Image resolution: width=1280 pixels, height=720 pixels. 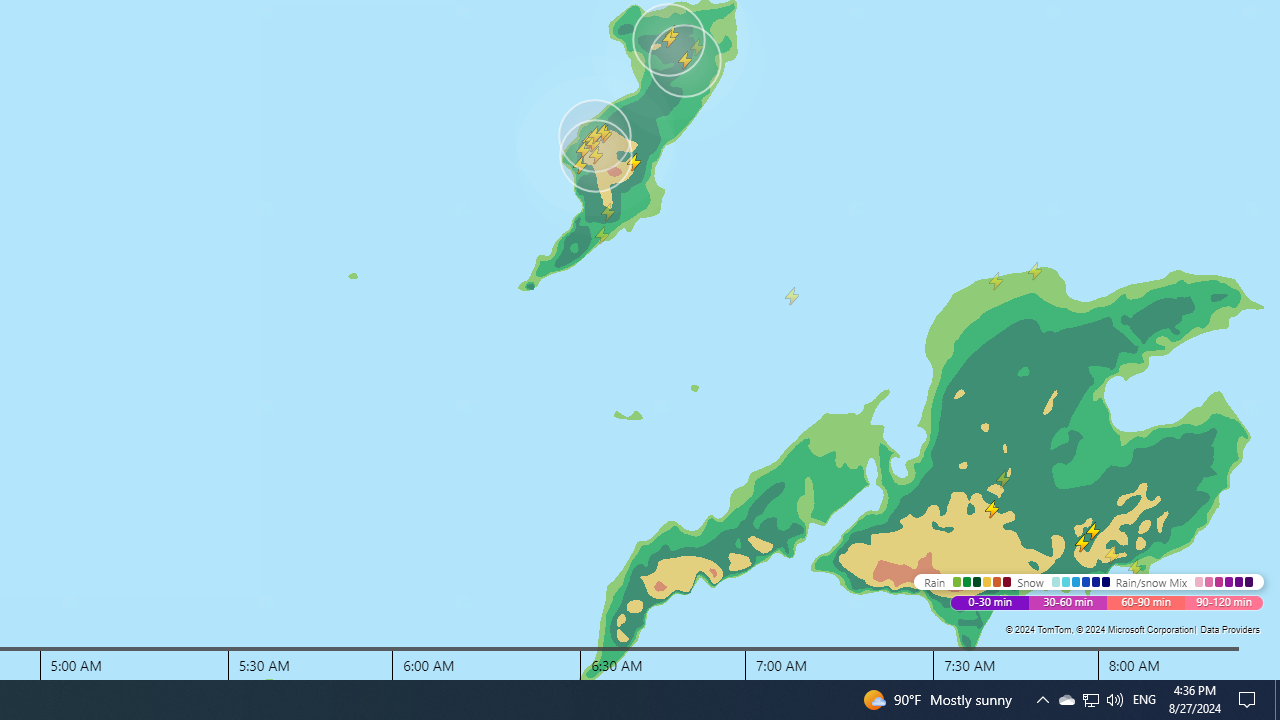 I want to click on 'User Promoted Notification Area', so click(x=1089, y=698).